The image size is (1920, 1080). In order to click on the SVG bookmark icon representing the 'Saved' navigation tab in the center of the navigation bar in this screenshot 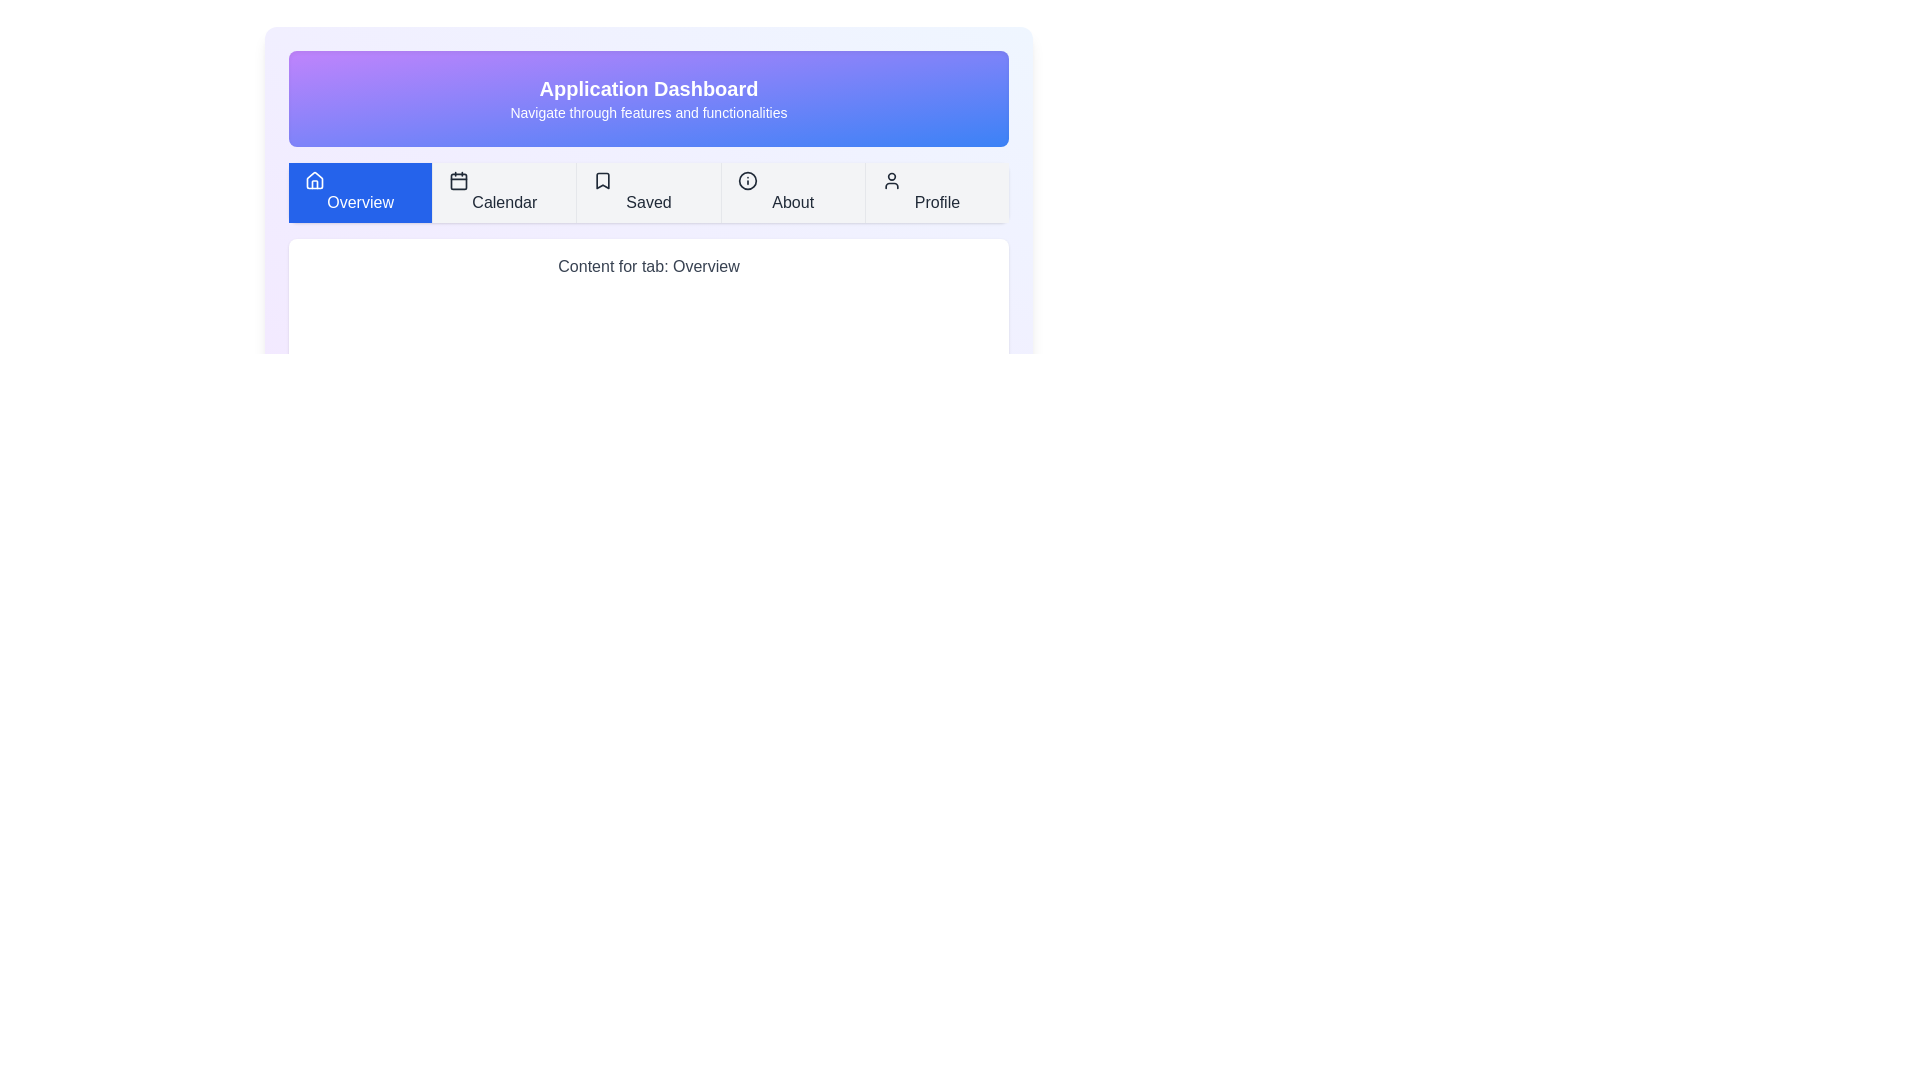, I will do `click(602, 181)`.